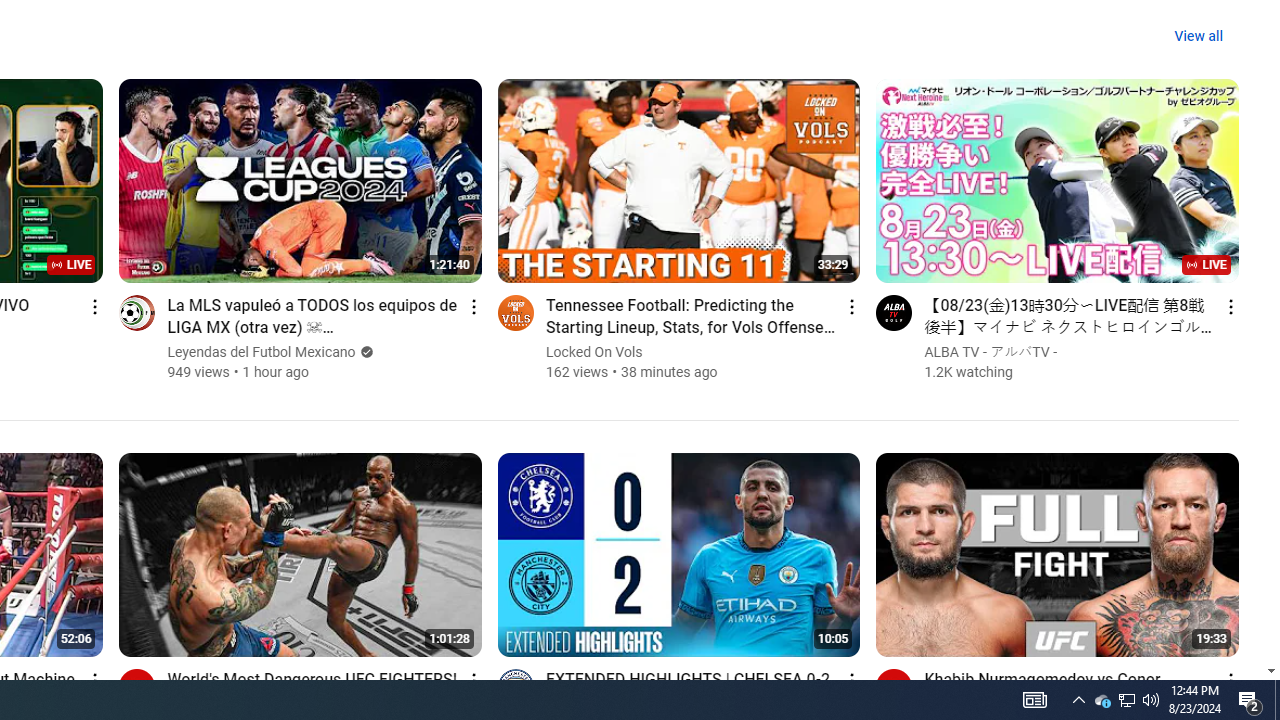 The height and width of the screenshot is (720, 1280). What do you see at coordinates (593, 351) in the screenshot?
I see `'Locked On Vols'` at bounding box center [593, 351].